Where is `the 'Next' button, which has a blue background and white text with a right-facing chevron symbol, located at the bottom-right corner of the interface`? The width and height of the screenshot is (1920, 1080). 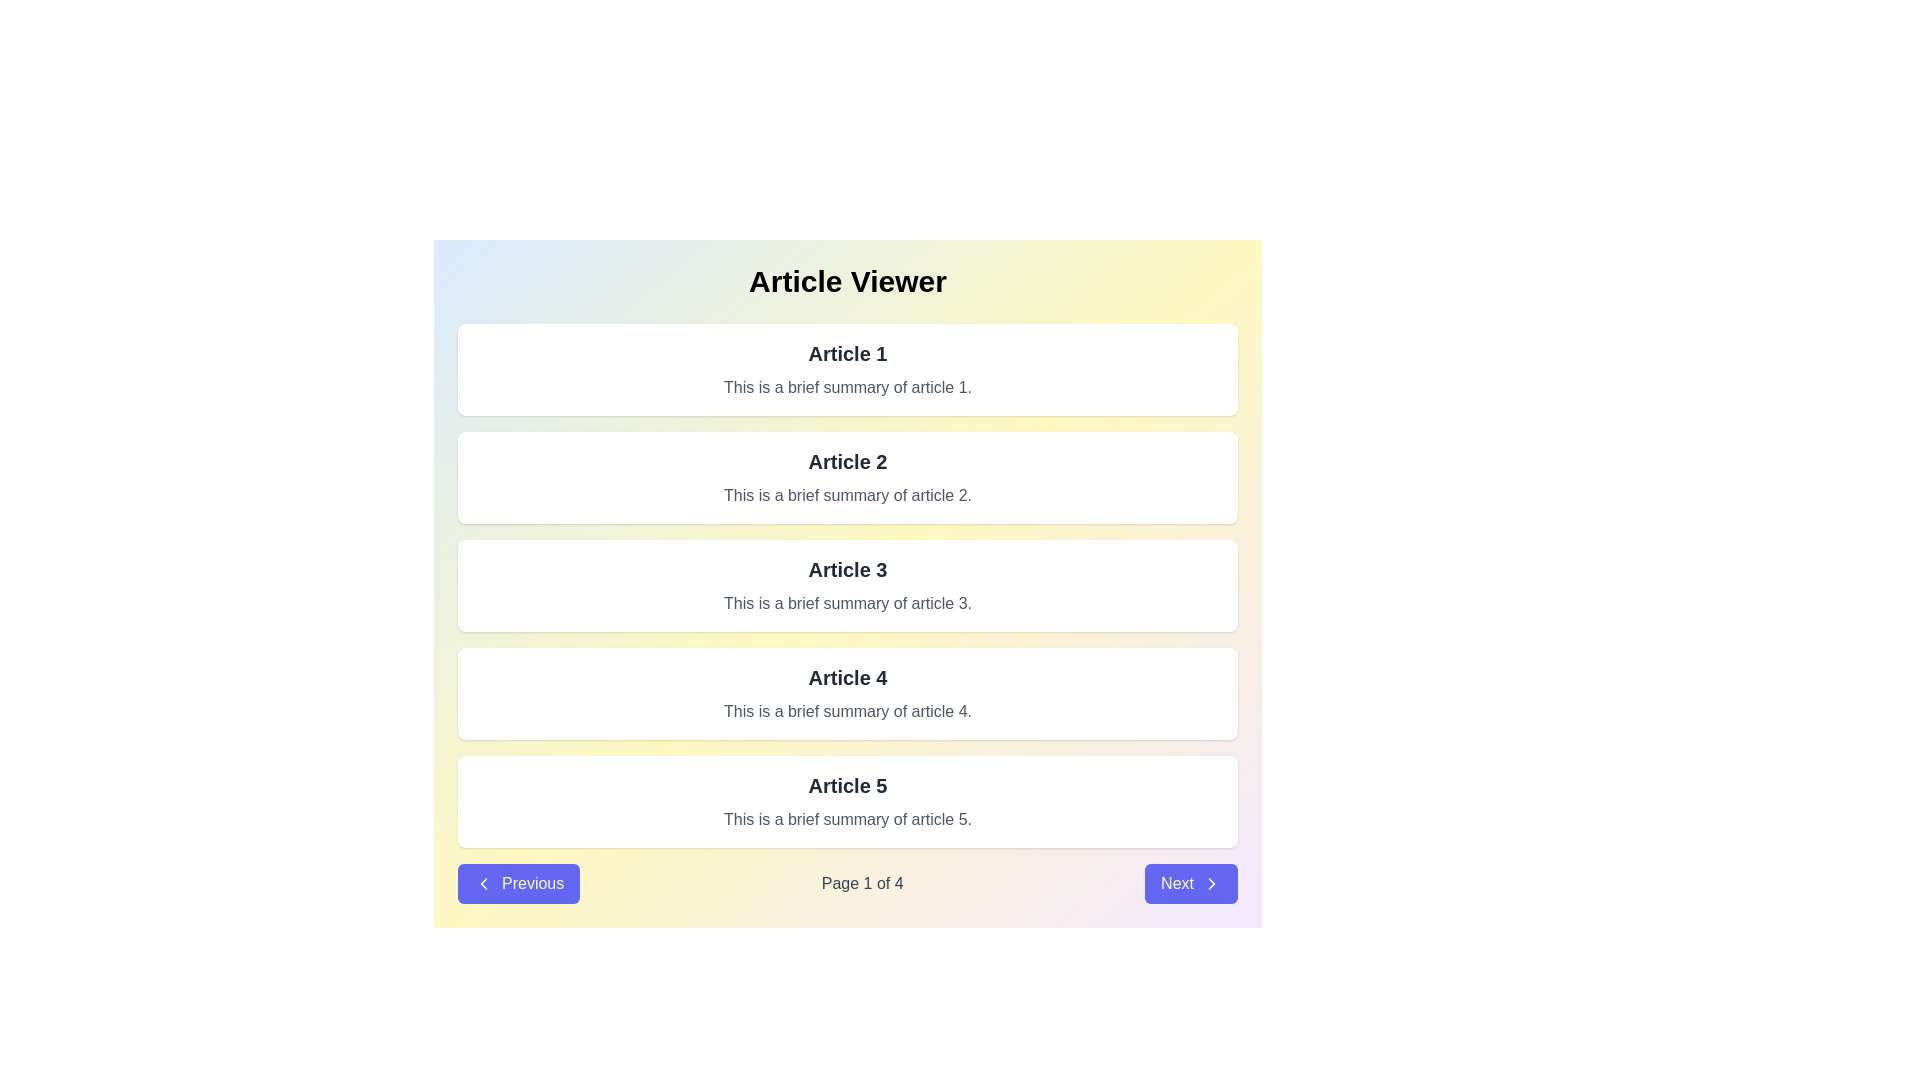
the 'Next' button, which has a blue background and white text with a right-facing chevron symbol, located at the bottom-right corner of the interface is located at coordinates (1191, 882).